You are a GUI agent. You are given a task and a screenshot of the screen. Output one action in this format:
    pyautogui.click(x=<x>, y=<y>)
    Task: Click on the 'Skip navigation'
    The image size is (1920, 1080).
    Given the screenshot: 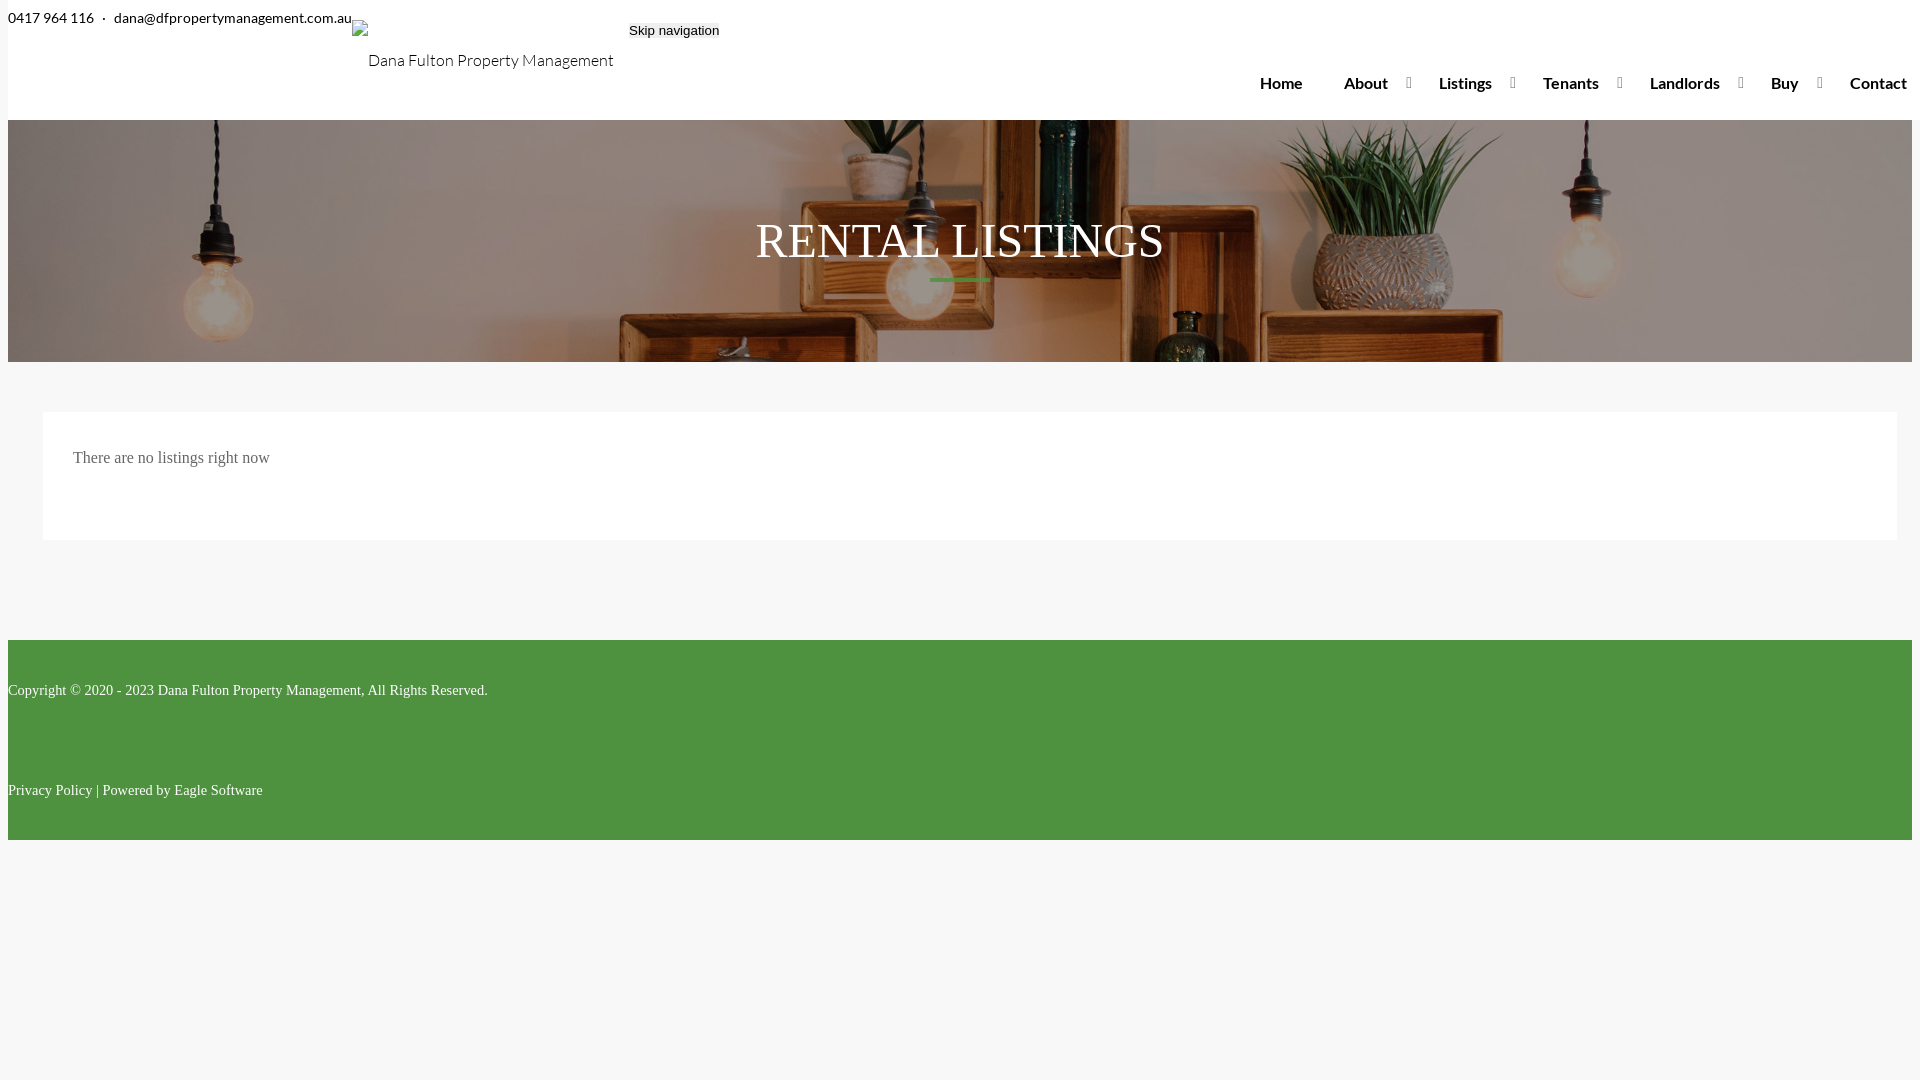 What is the action you would take?
    pyautogui.click(x=673, y=30)
    